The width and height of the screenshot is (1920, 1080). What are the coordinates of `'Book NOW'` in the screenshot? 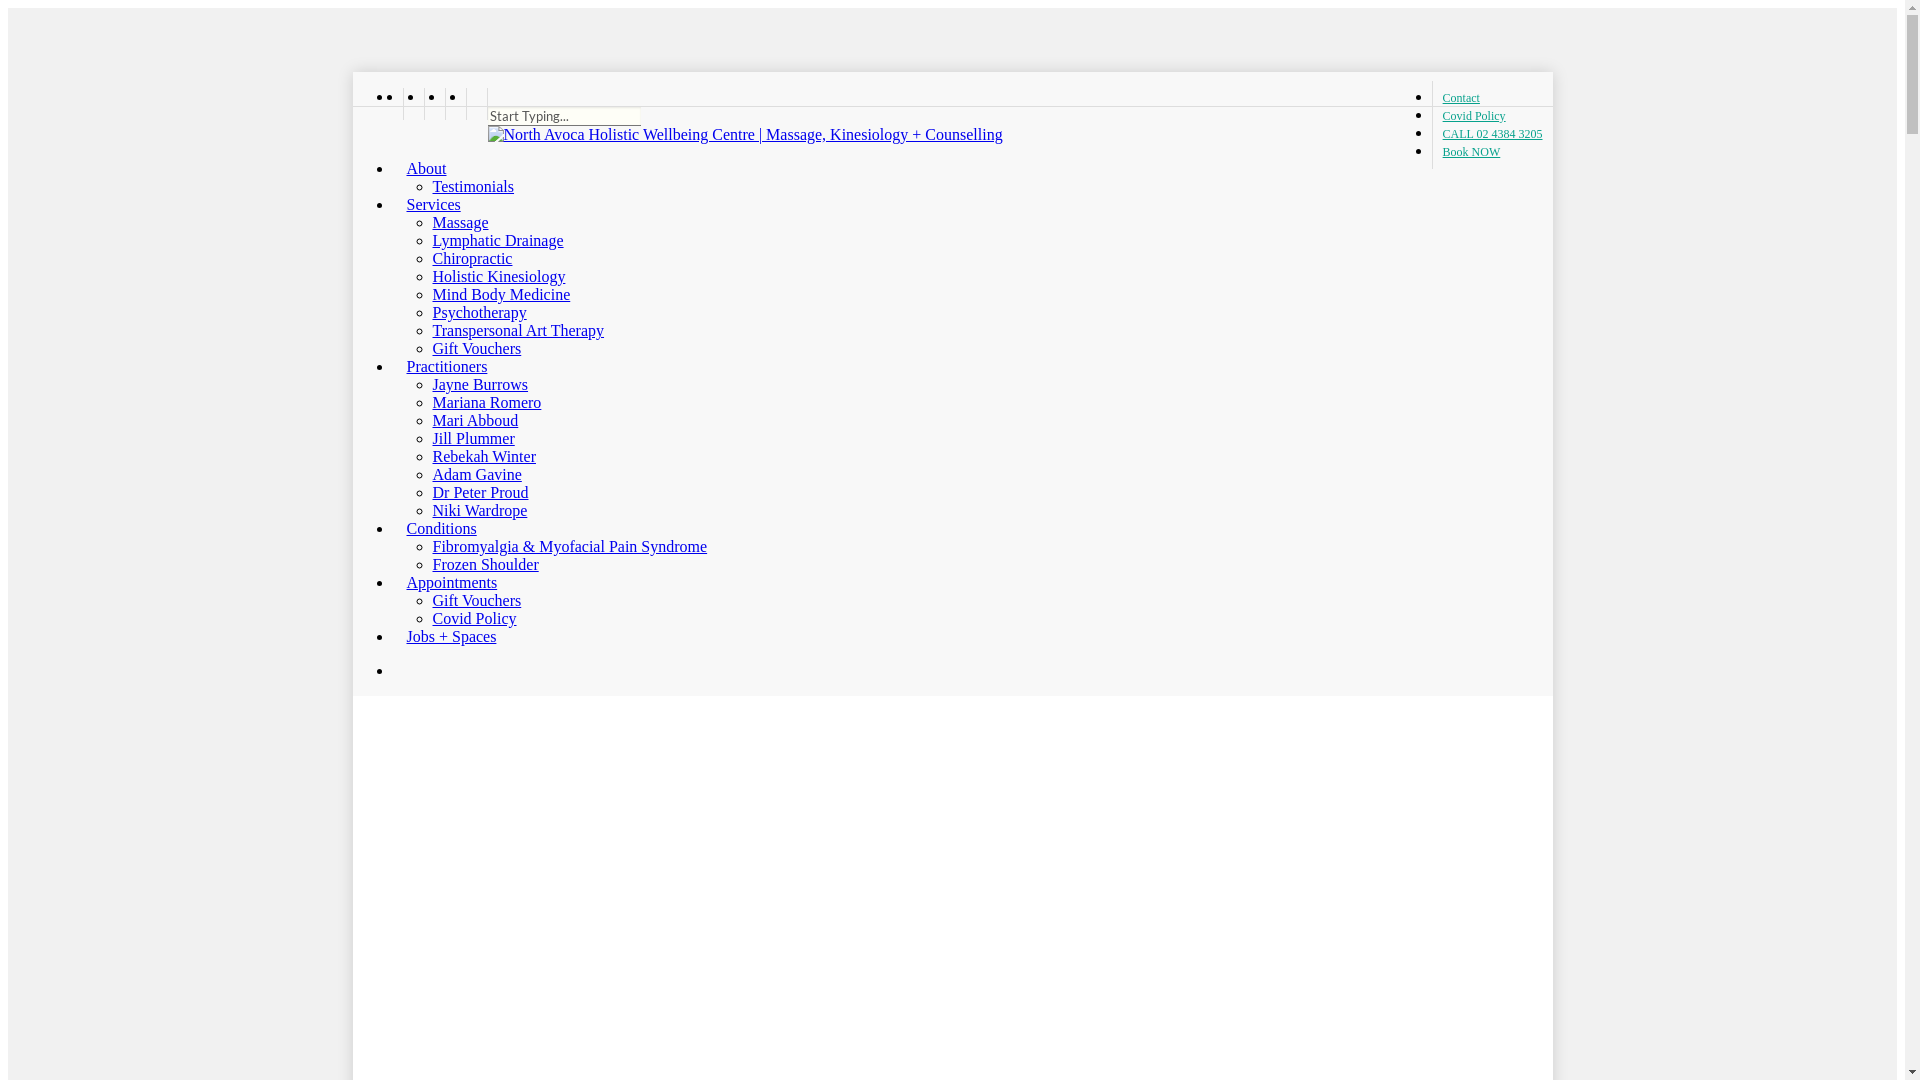 It's located at (1466, 150).